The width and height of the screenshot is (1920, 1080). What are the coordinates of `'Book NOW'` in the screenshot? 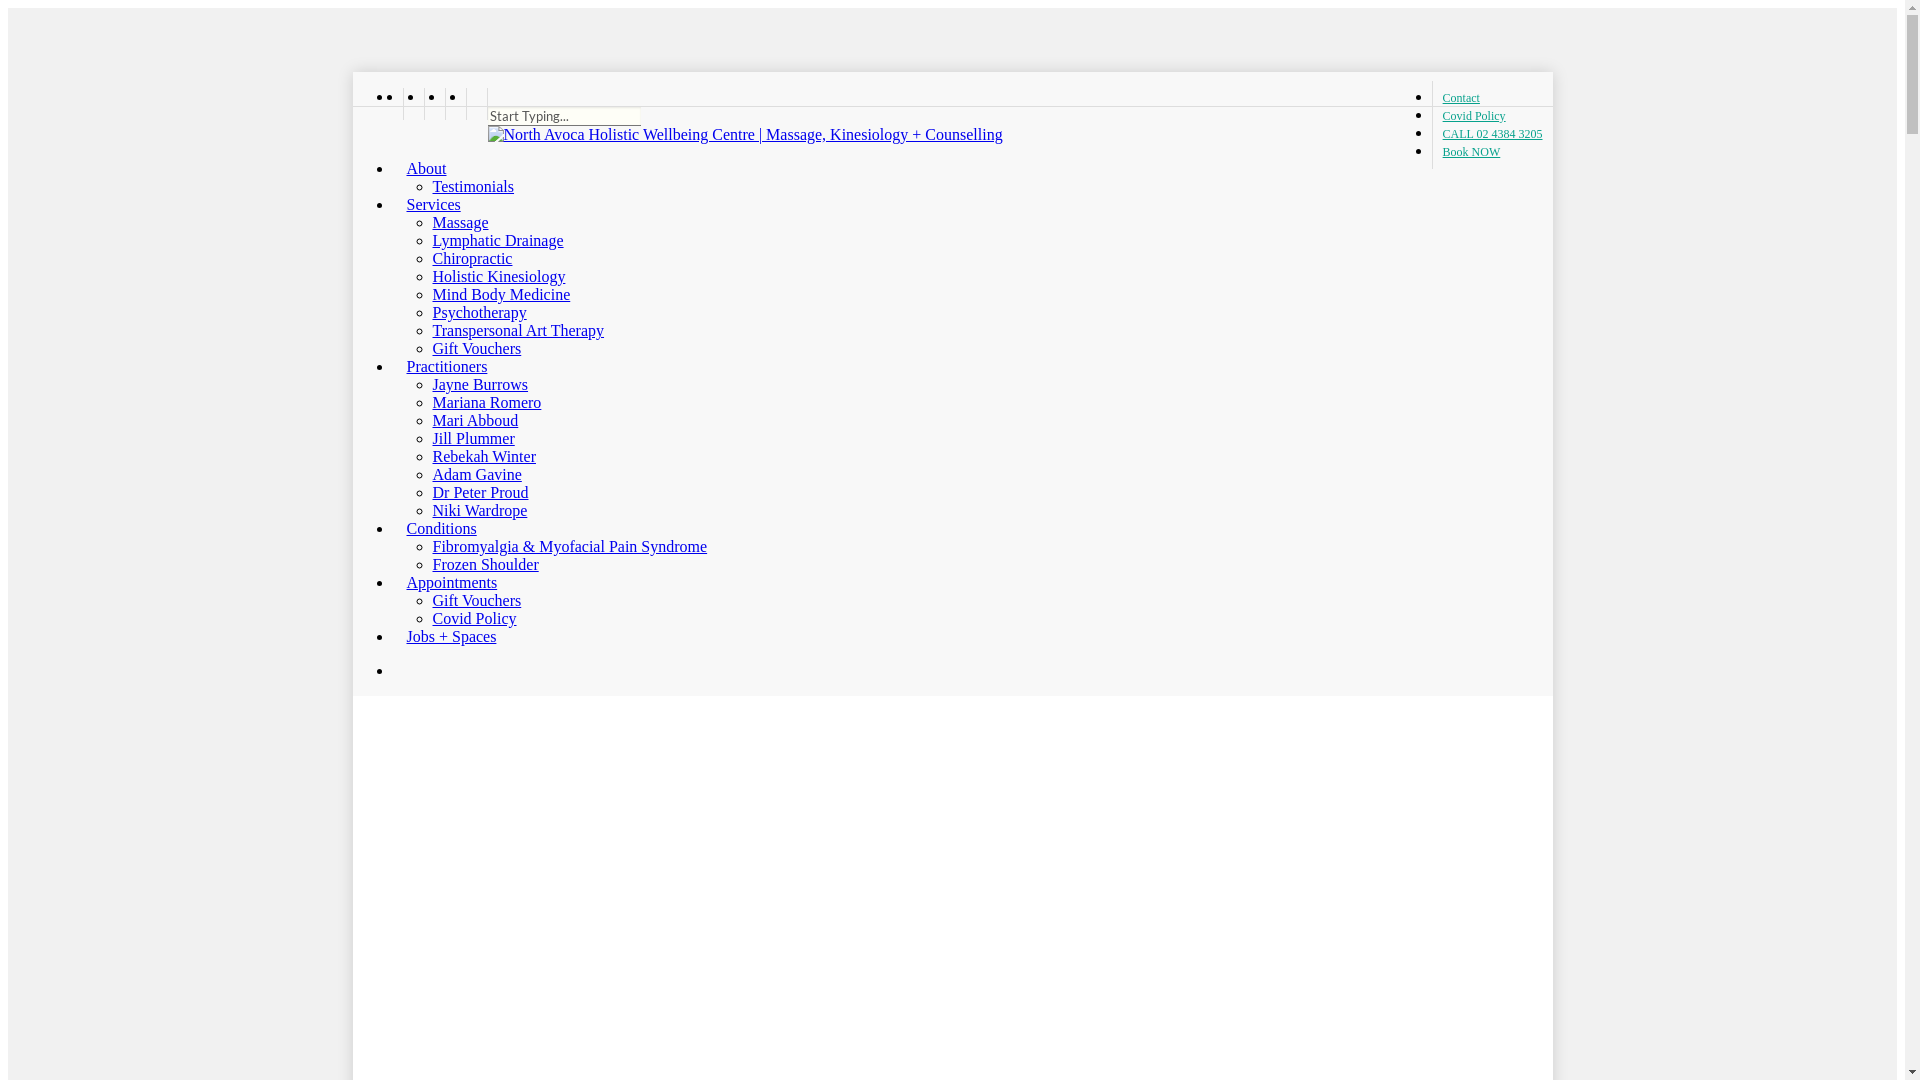 It's located at (1466, 150).